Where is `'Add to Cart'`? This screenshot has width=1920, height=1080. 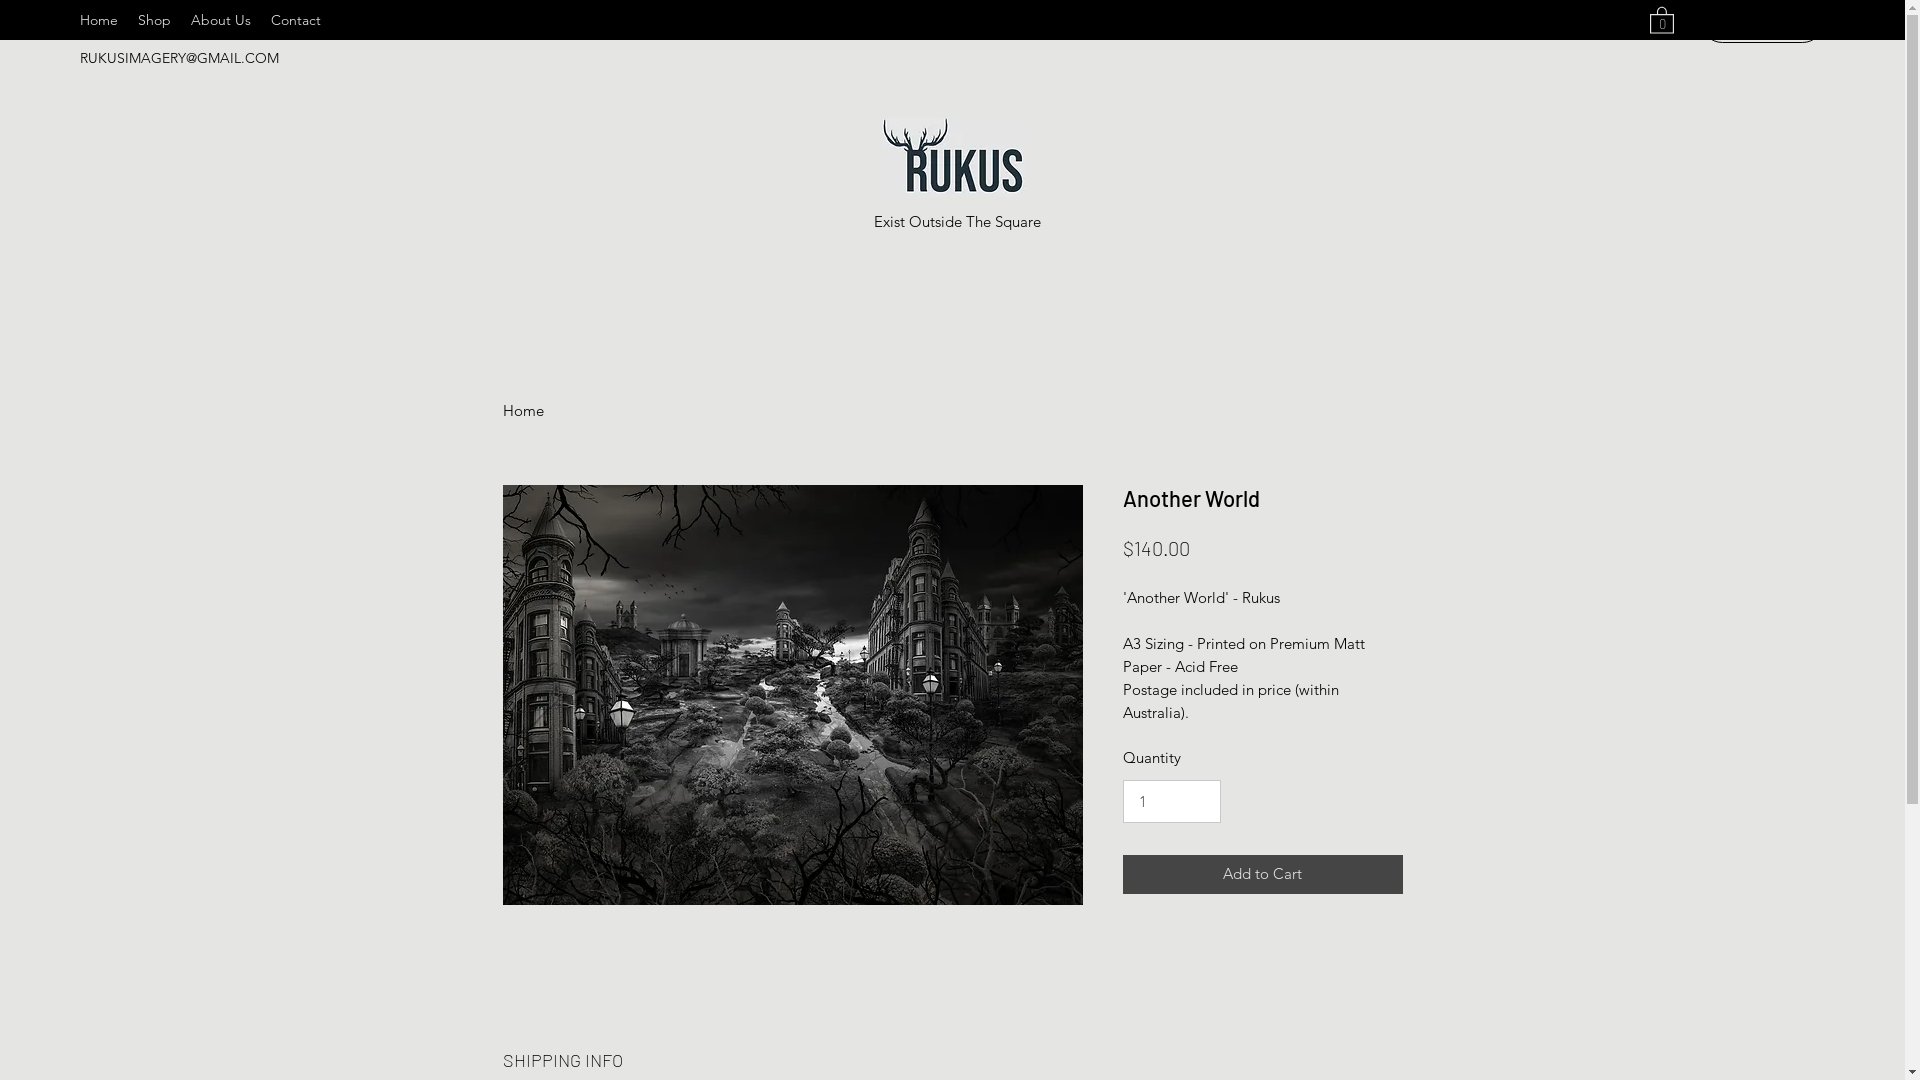
'Add to Cart' is located at coordinates (1122, 873).